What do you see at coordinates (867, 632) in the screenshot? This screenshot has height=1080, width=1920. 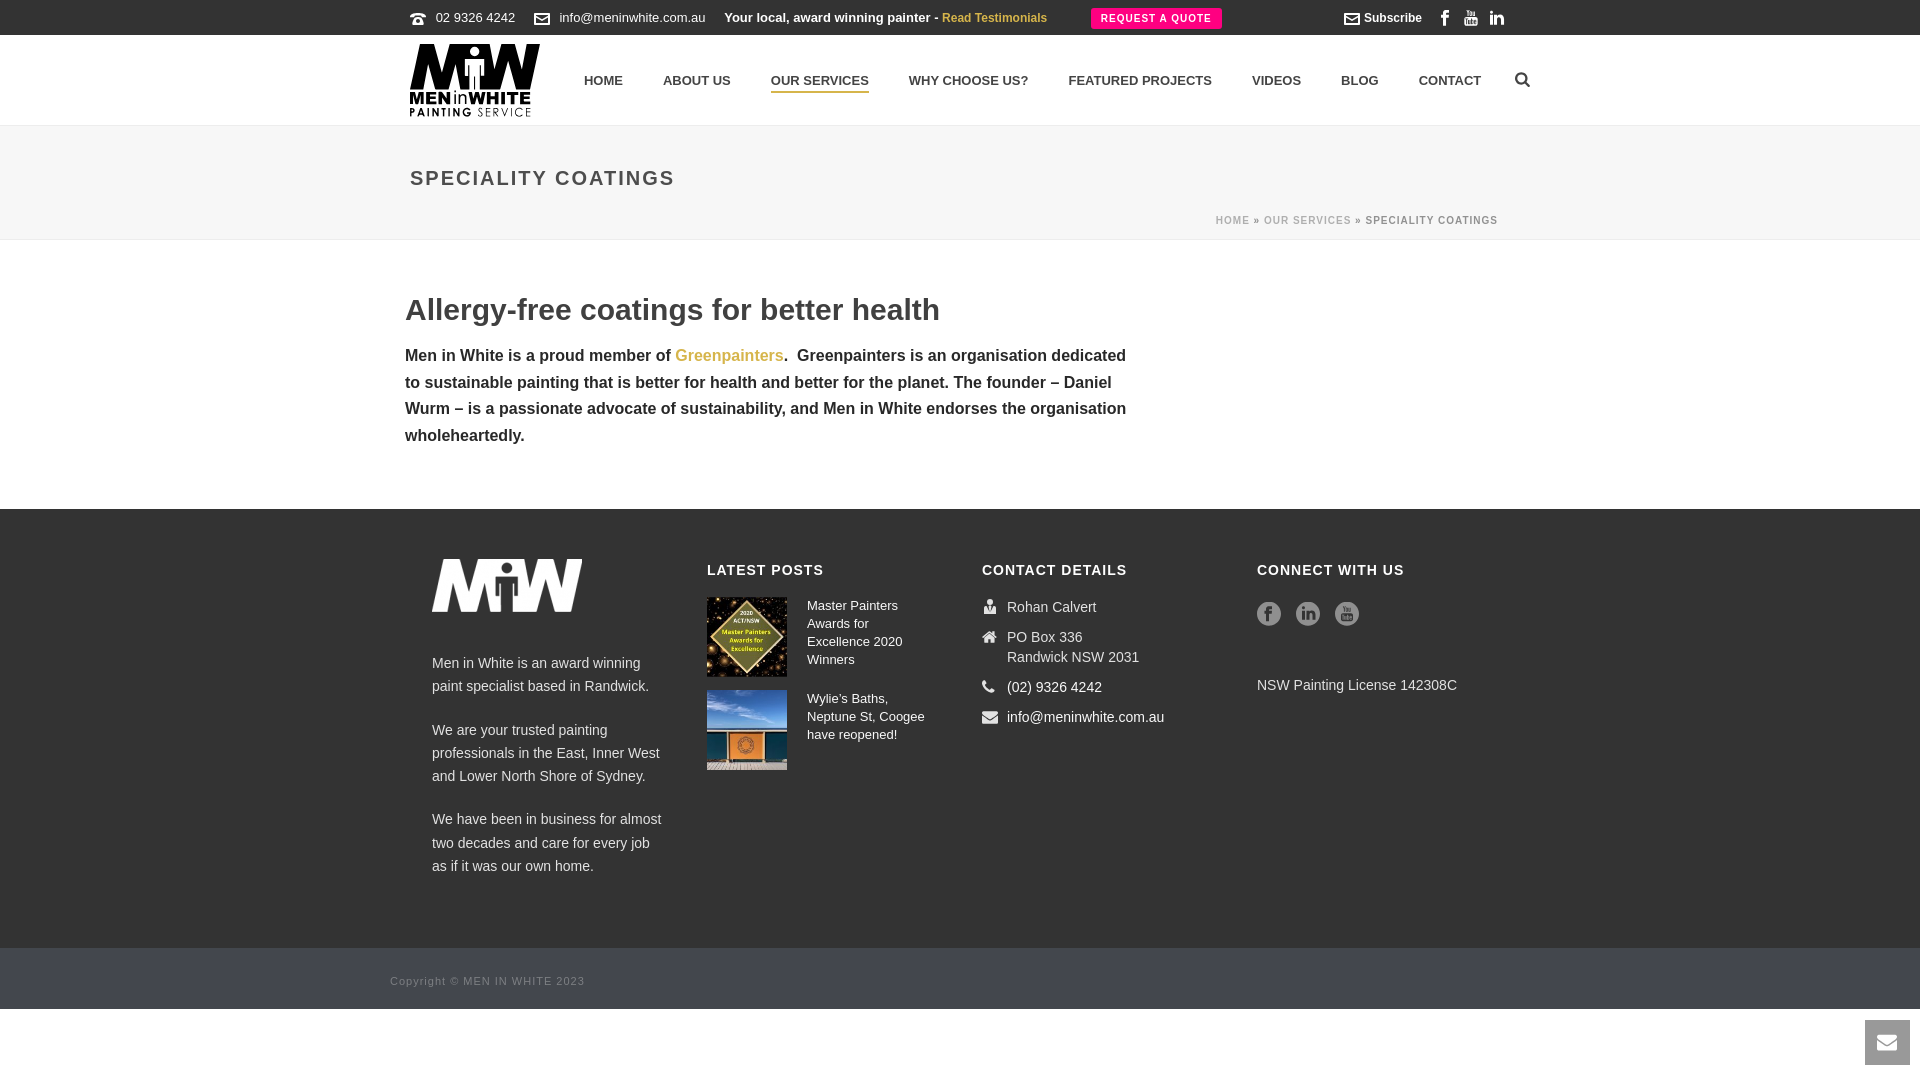 I see `'Master Painters Awards for Excellence 2020 Winners'` at bounding box center [867, 632].